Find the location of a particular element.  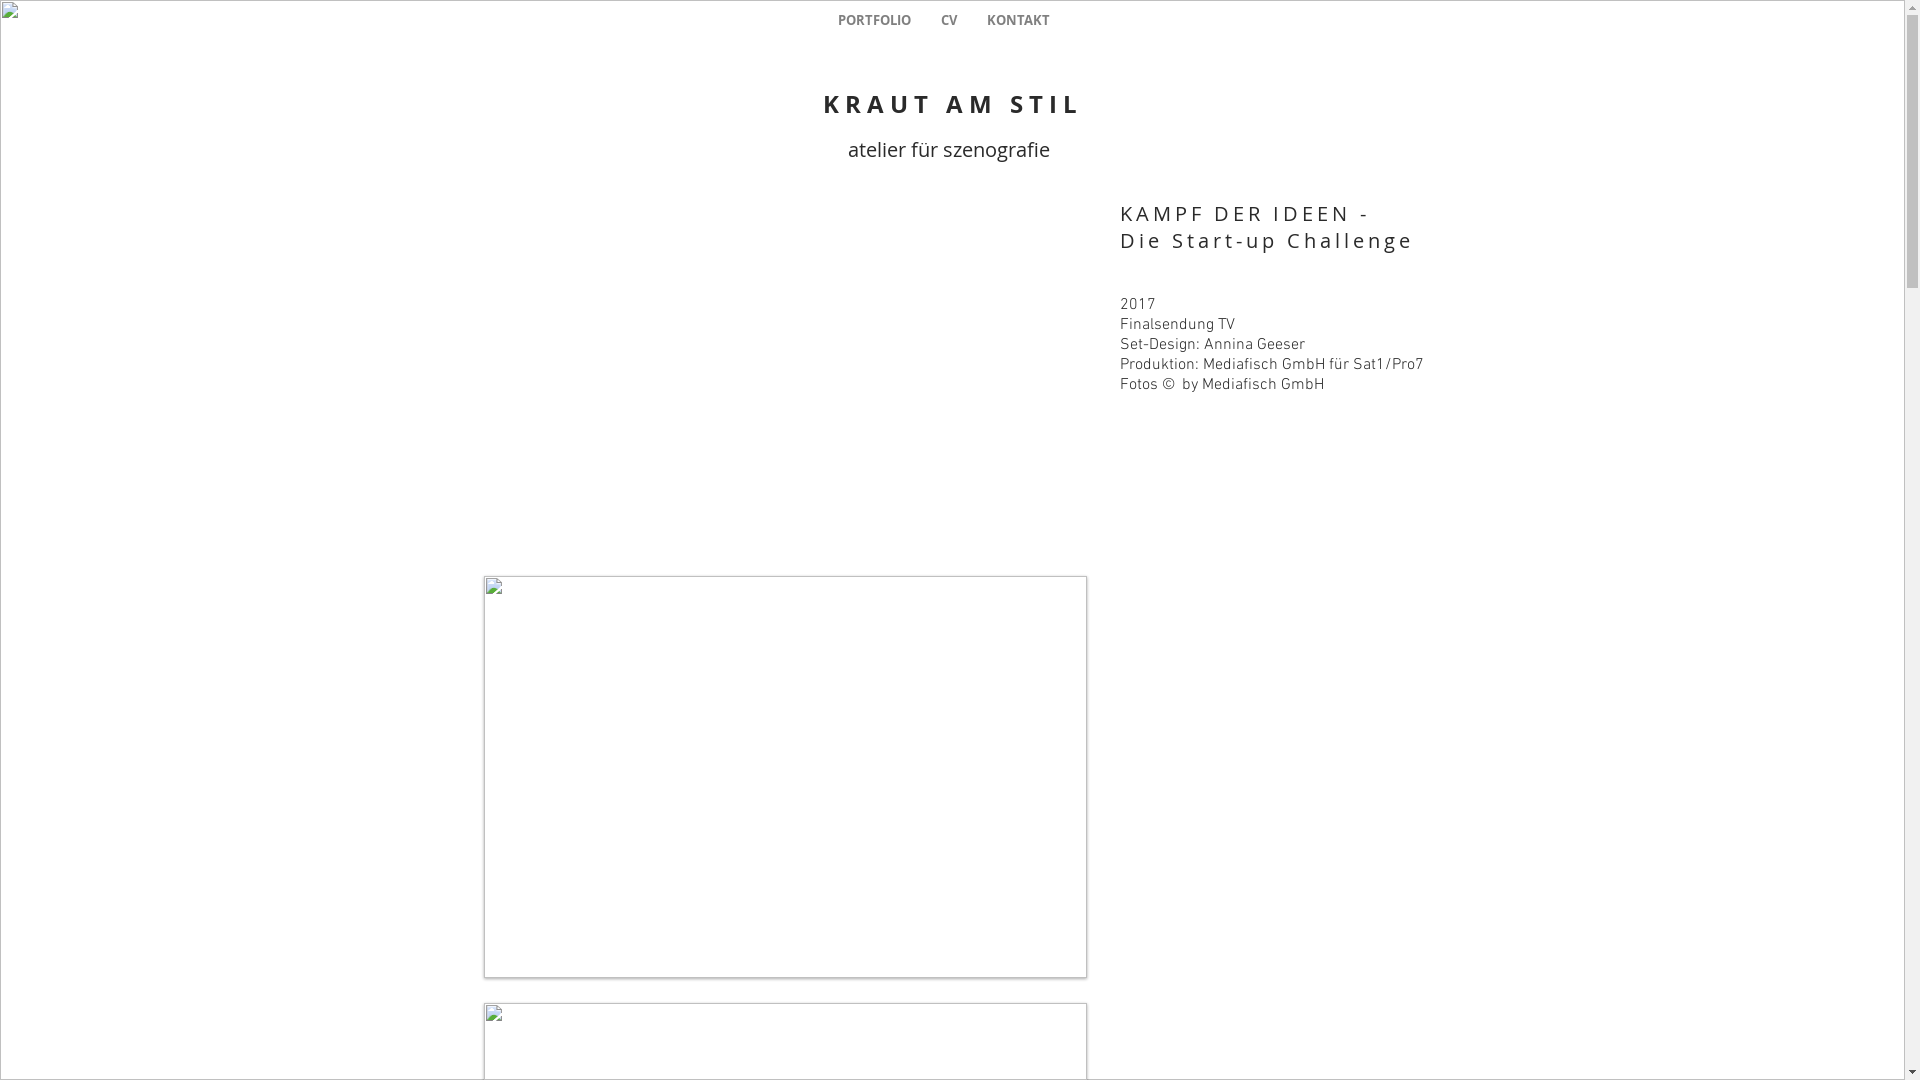

'PORTFOLIO' is located at coordinates (821, 20).